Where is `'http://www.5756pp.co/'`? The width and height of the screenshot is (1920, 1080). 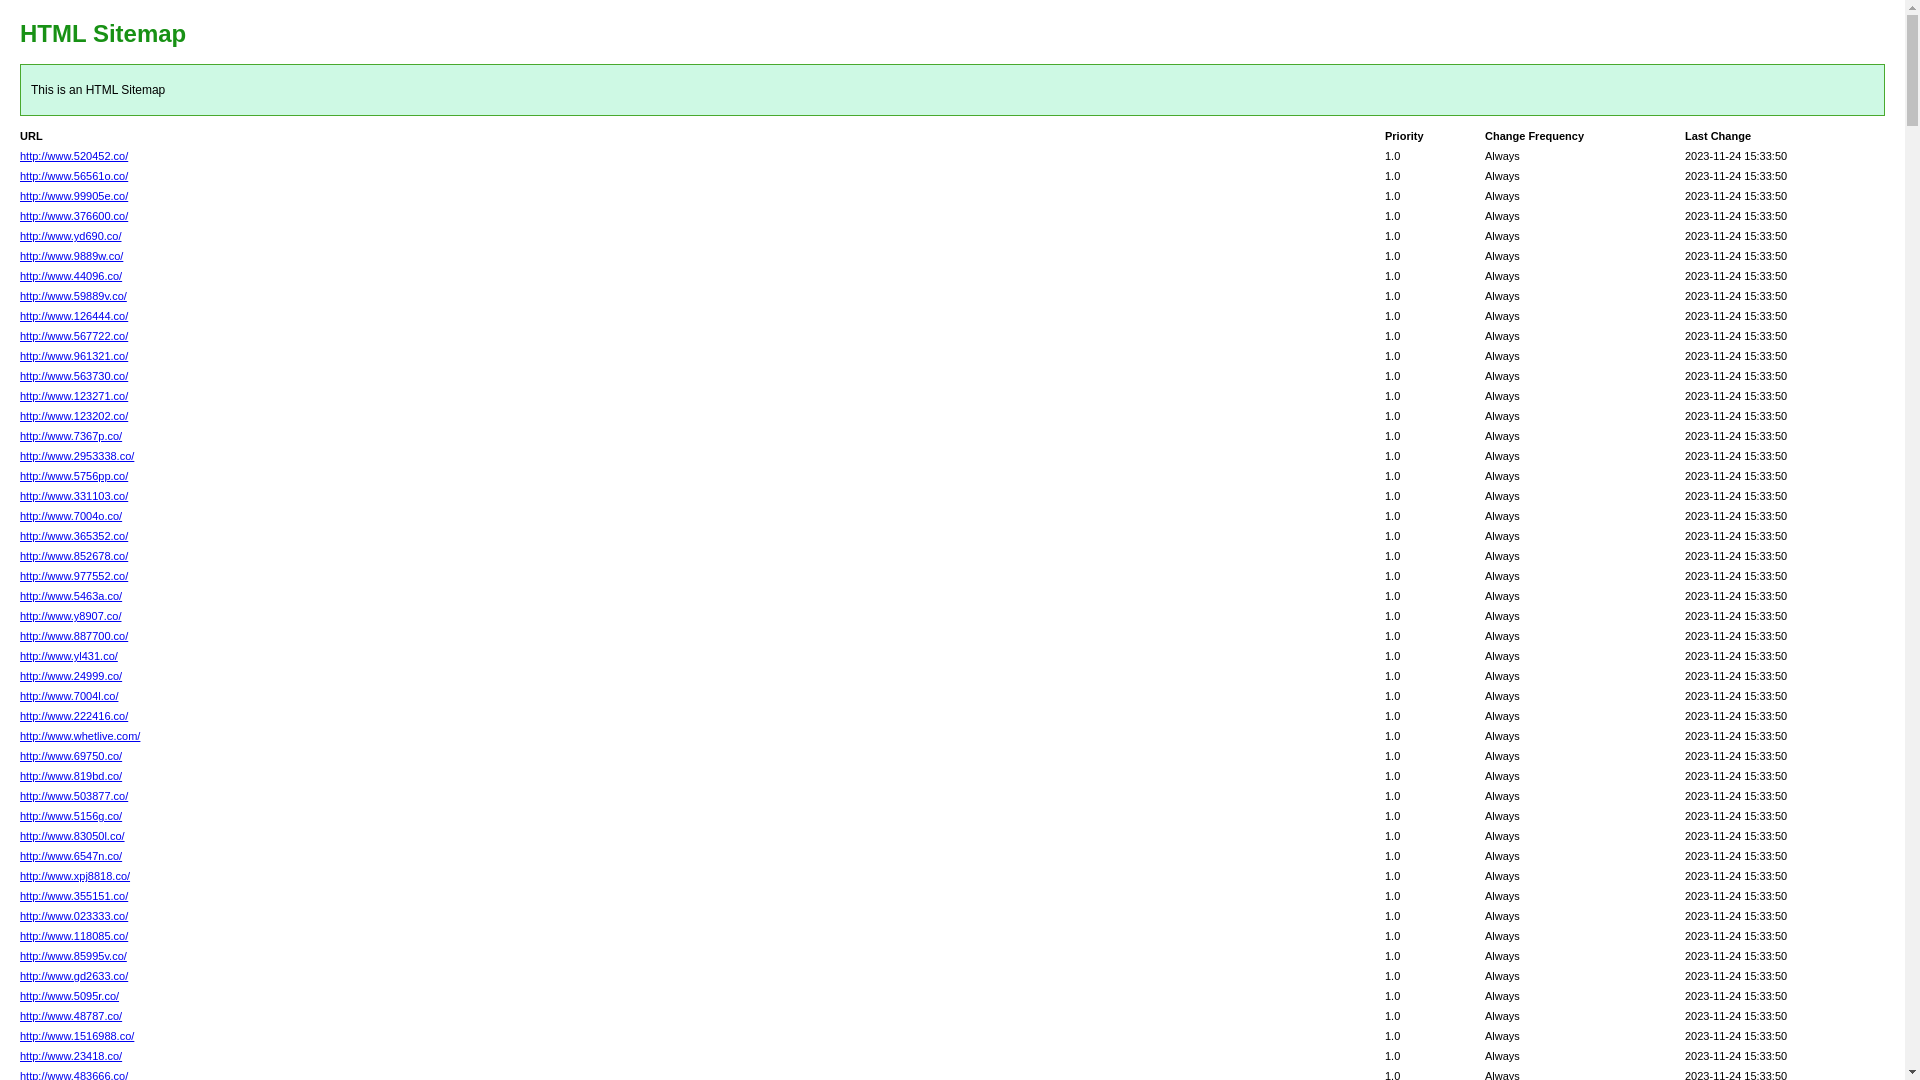 'http://www.5756pp.co/' is located at coordinates (19, 475).